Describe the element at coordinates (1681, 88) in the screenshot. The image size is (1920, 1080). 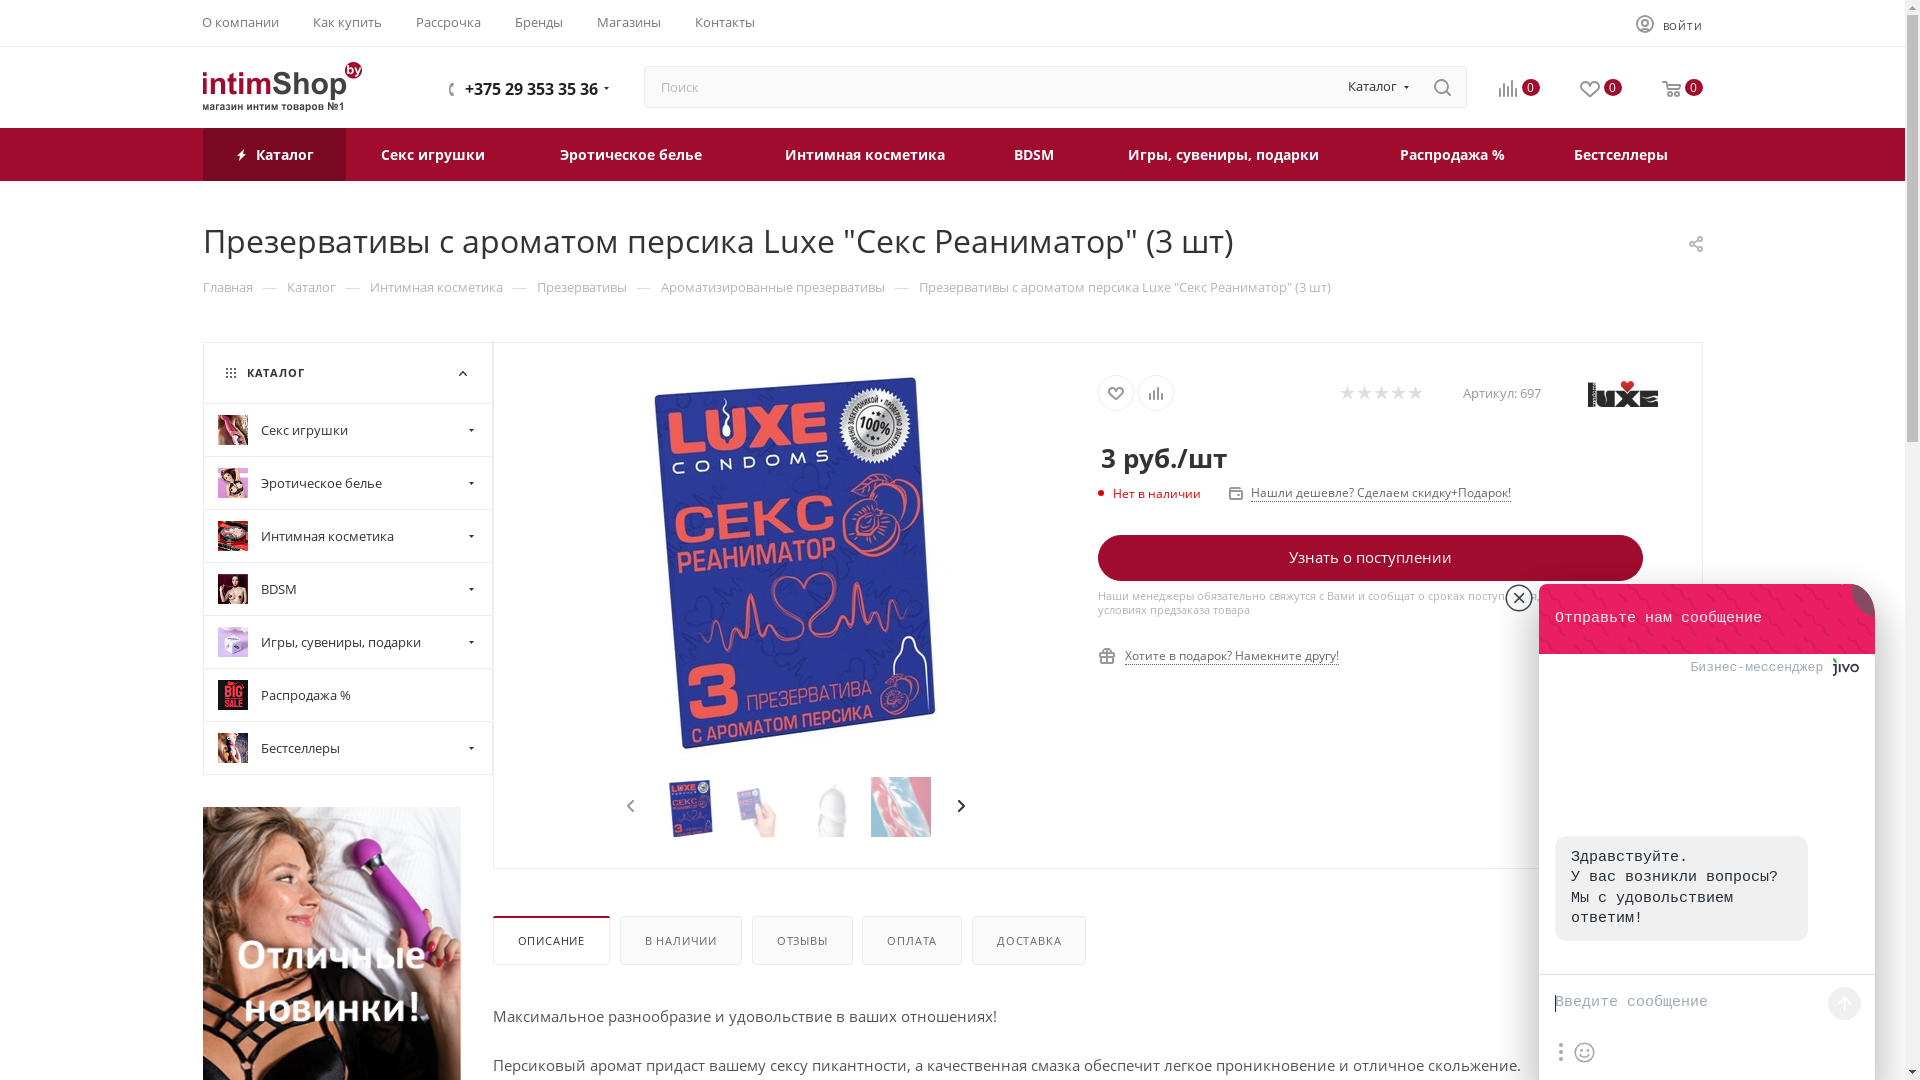
I see `'0'` at that location.